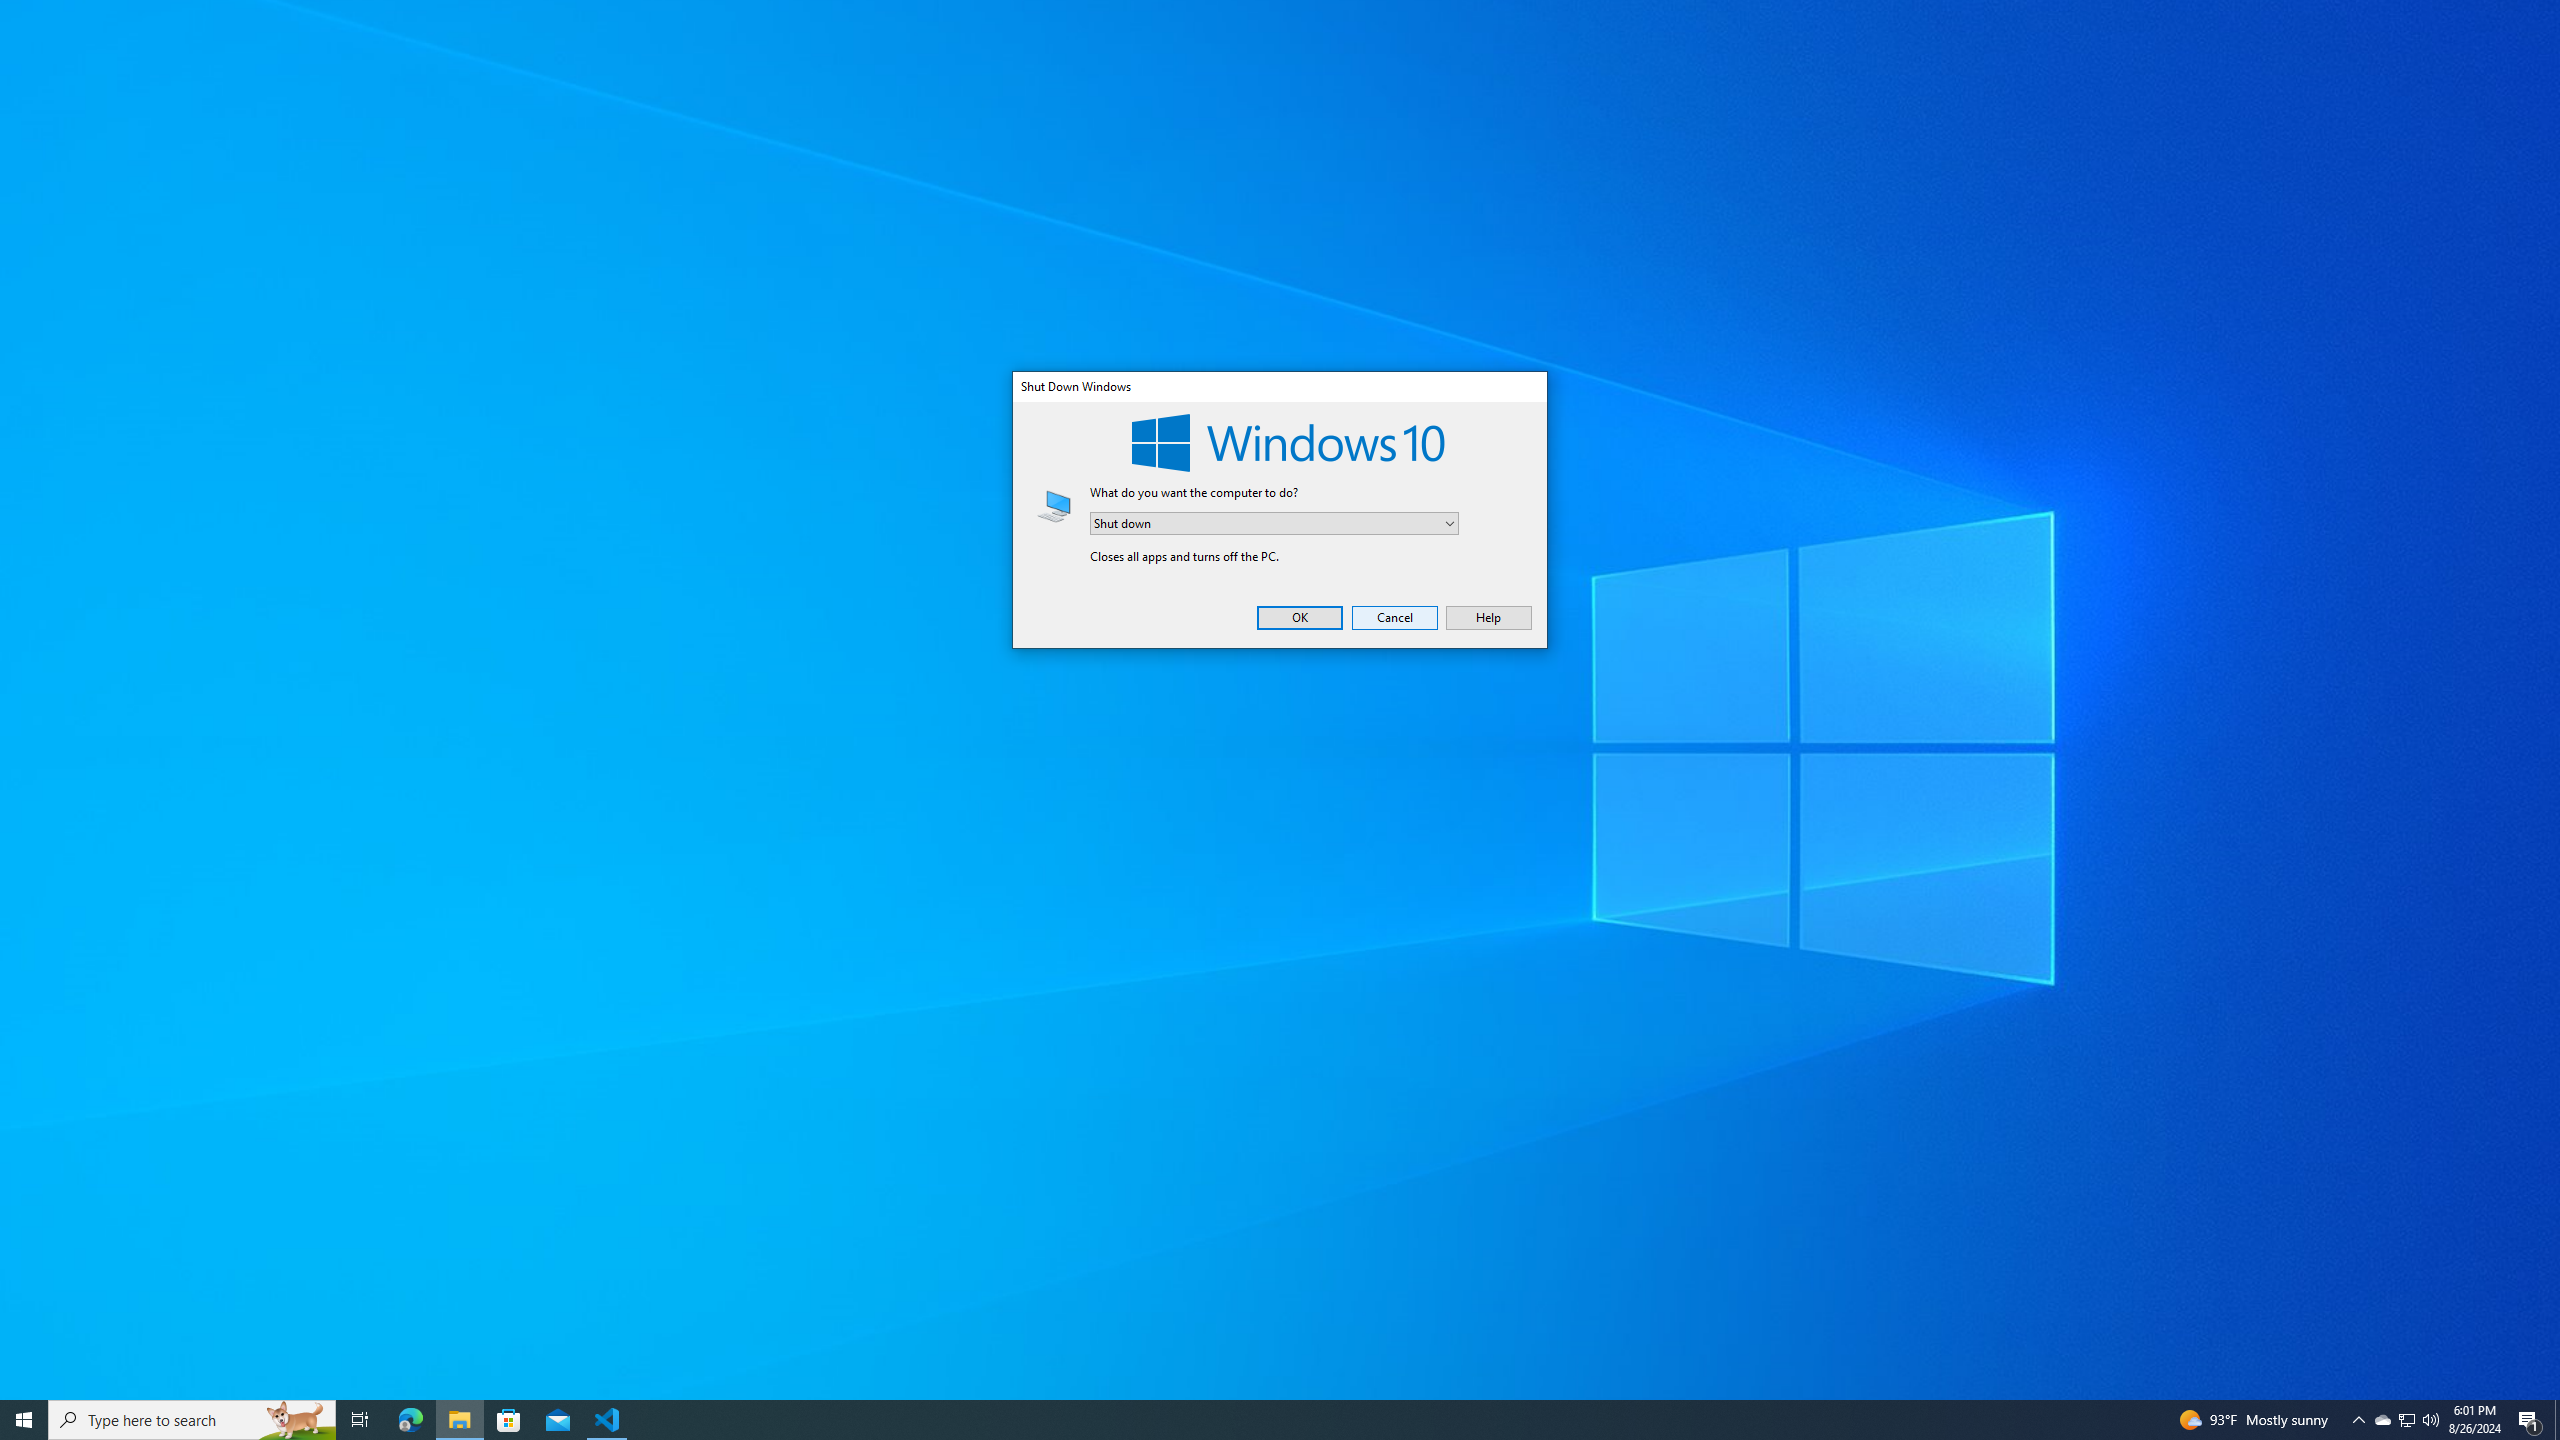  What do you see at coordinates (191, 1418) in the screenshot?
I see `'Type here to search'` at bounding box center [191, 1418].